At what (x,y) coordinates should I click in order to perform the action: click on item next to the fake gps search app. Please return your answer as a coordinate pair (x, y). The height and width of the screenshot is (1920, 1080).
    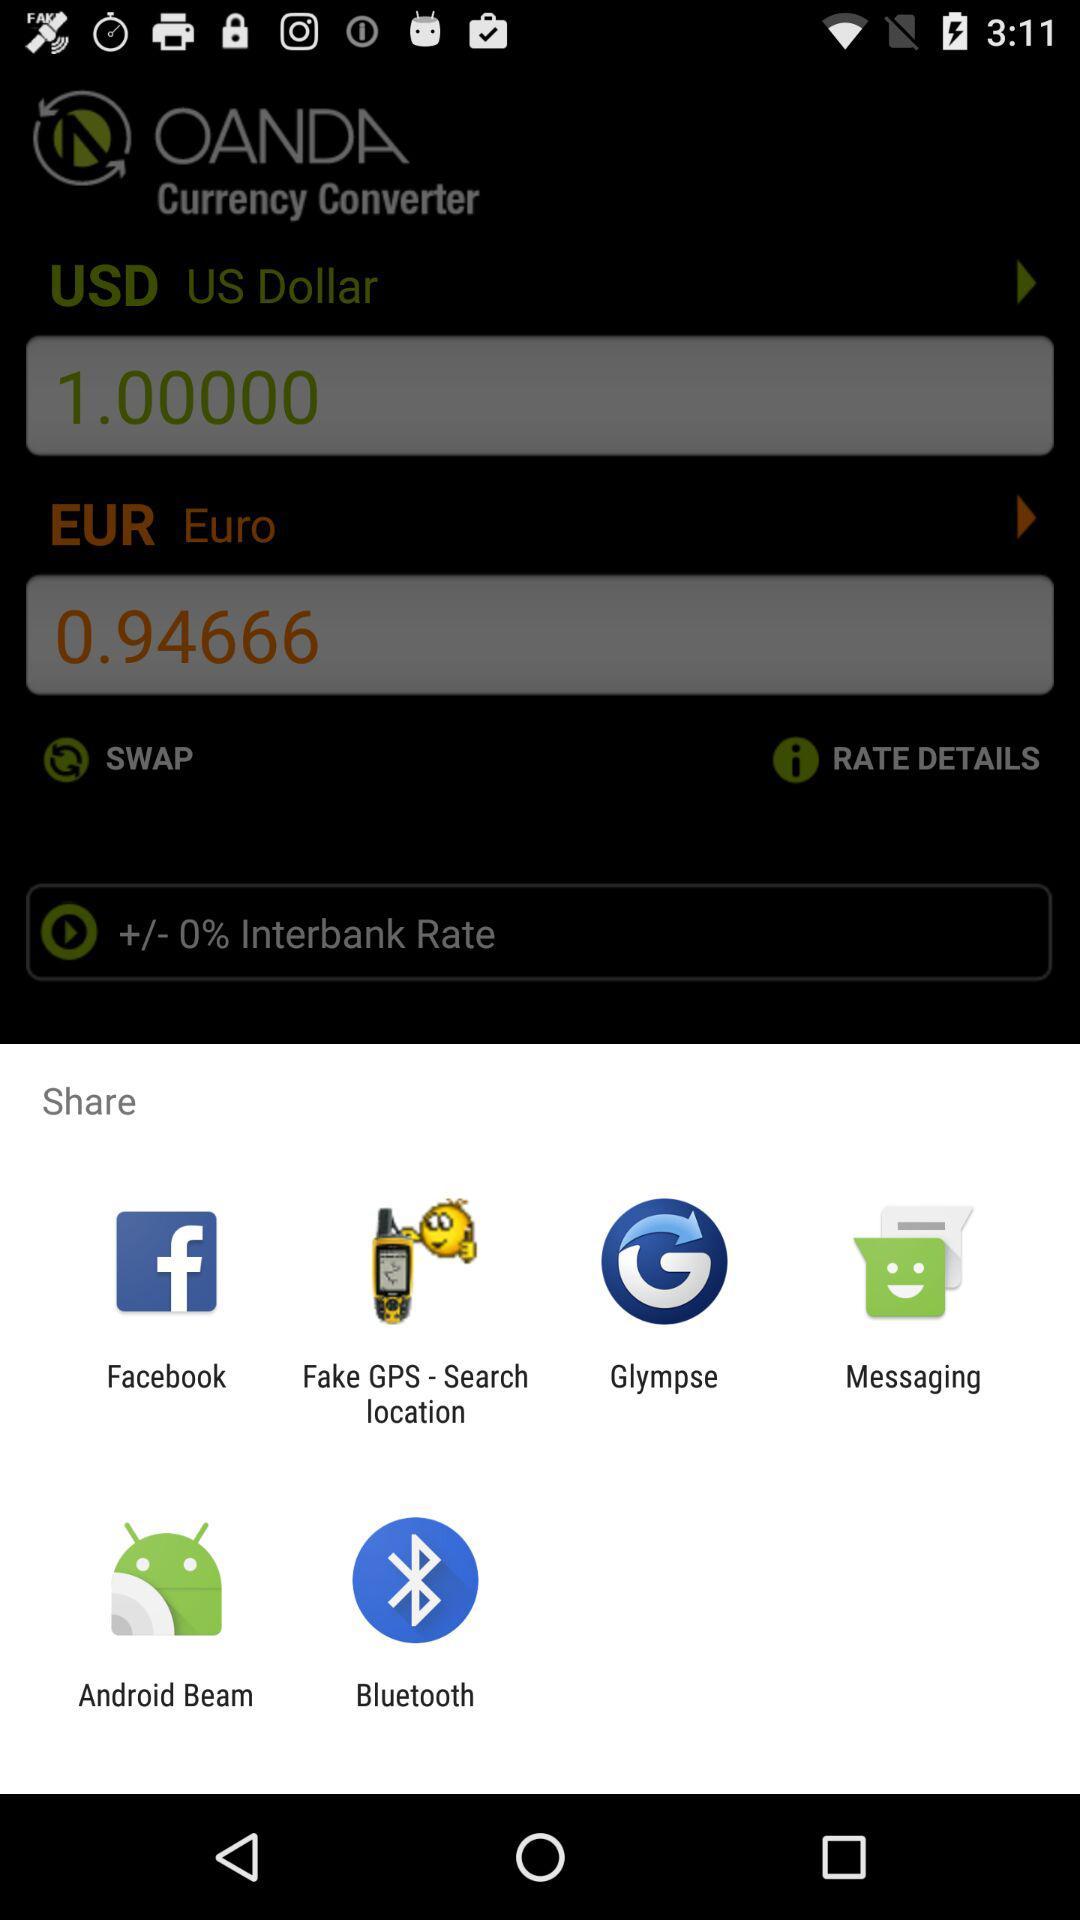
    Looking at the image, I should click on (664, 1392).